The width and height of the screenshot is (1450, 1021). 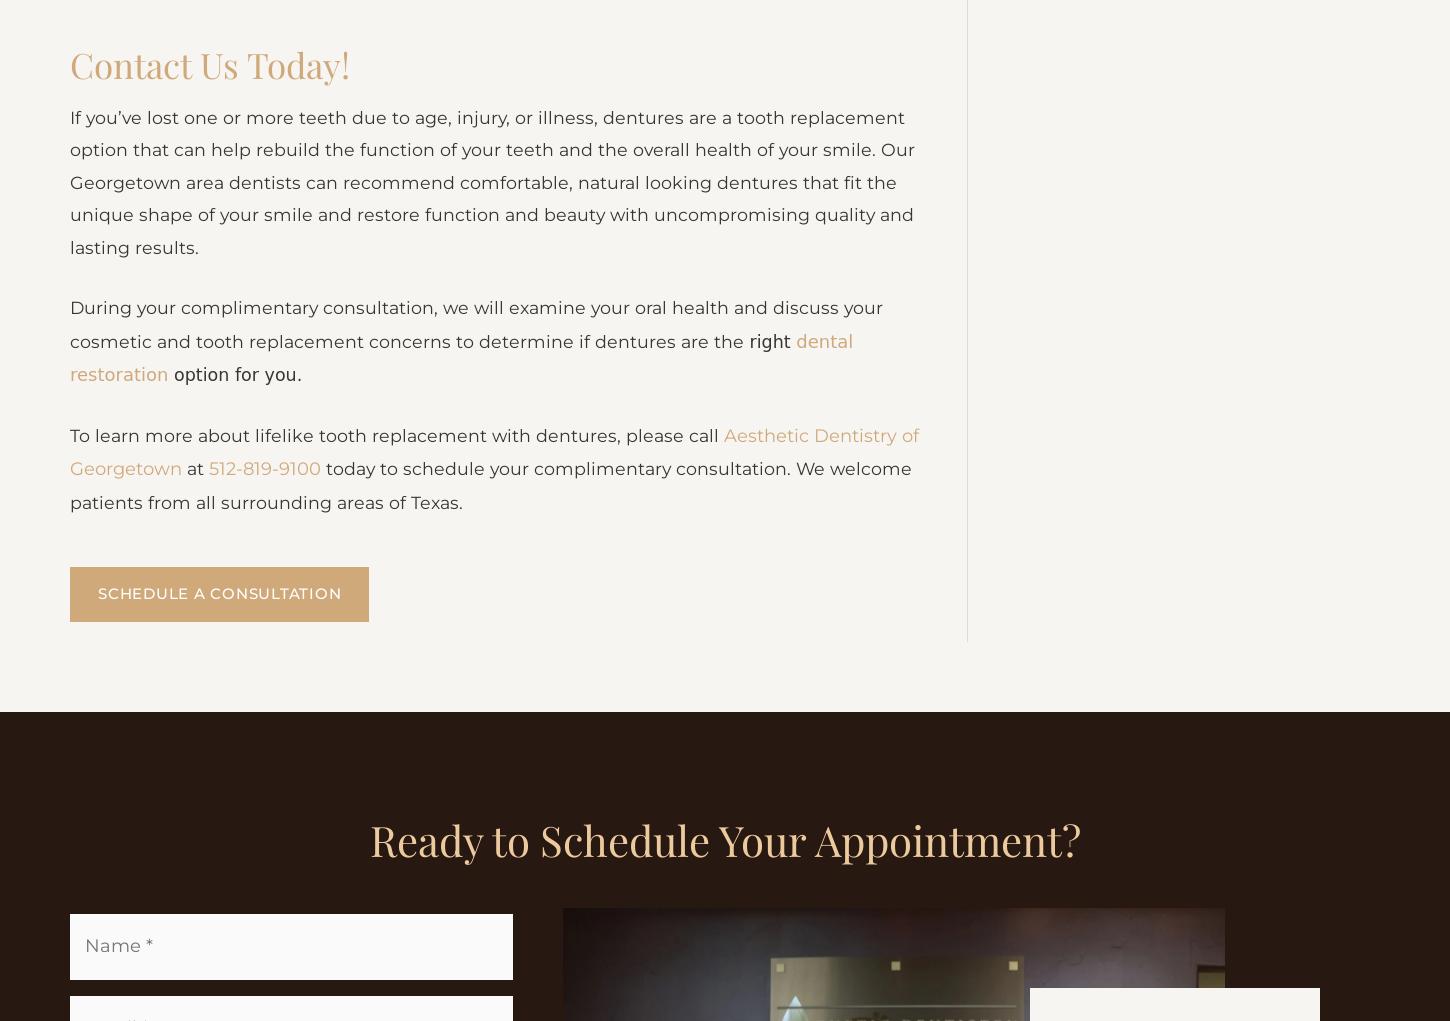 What do you see at coordinates (98, 734) in the screenshot?
I see `'Schedule A Consultation'` at bounding box center [98, 734].